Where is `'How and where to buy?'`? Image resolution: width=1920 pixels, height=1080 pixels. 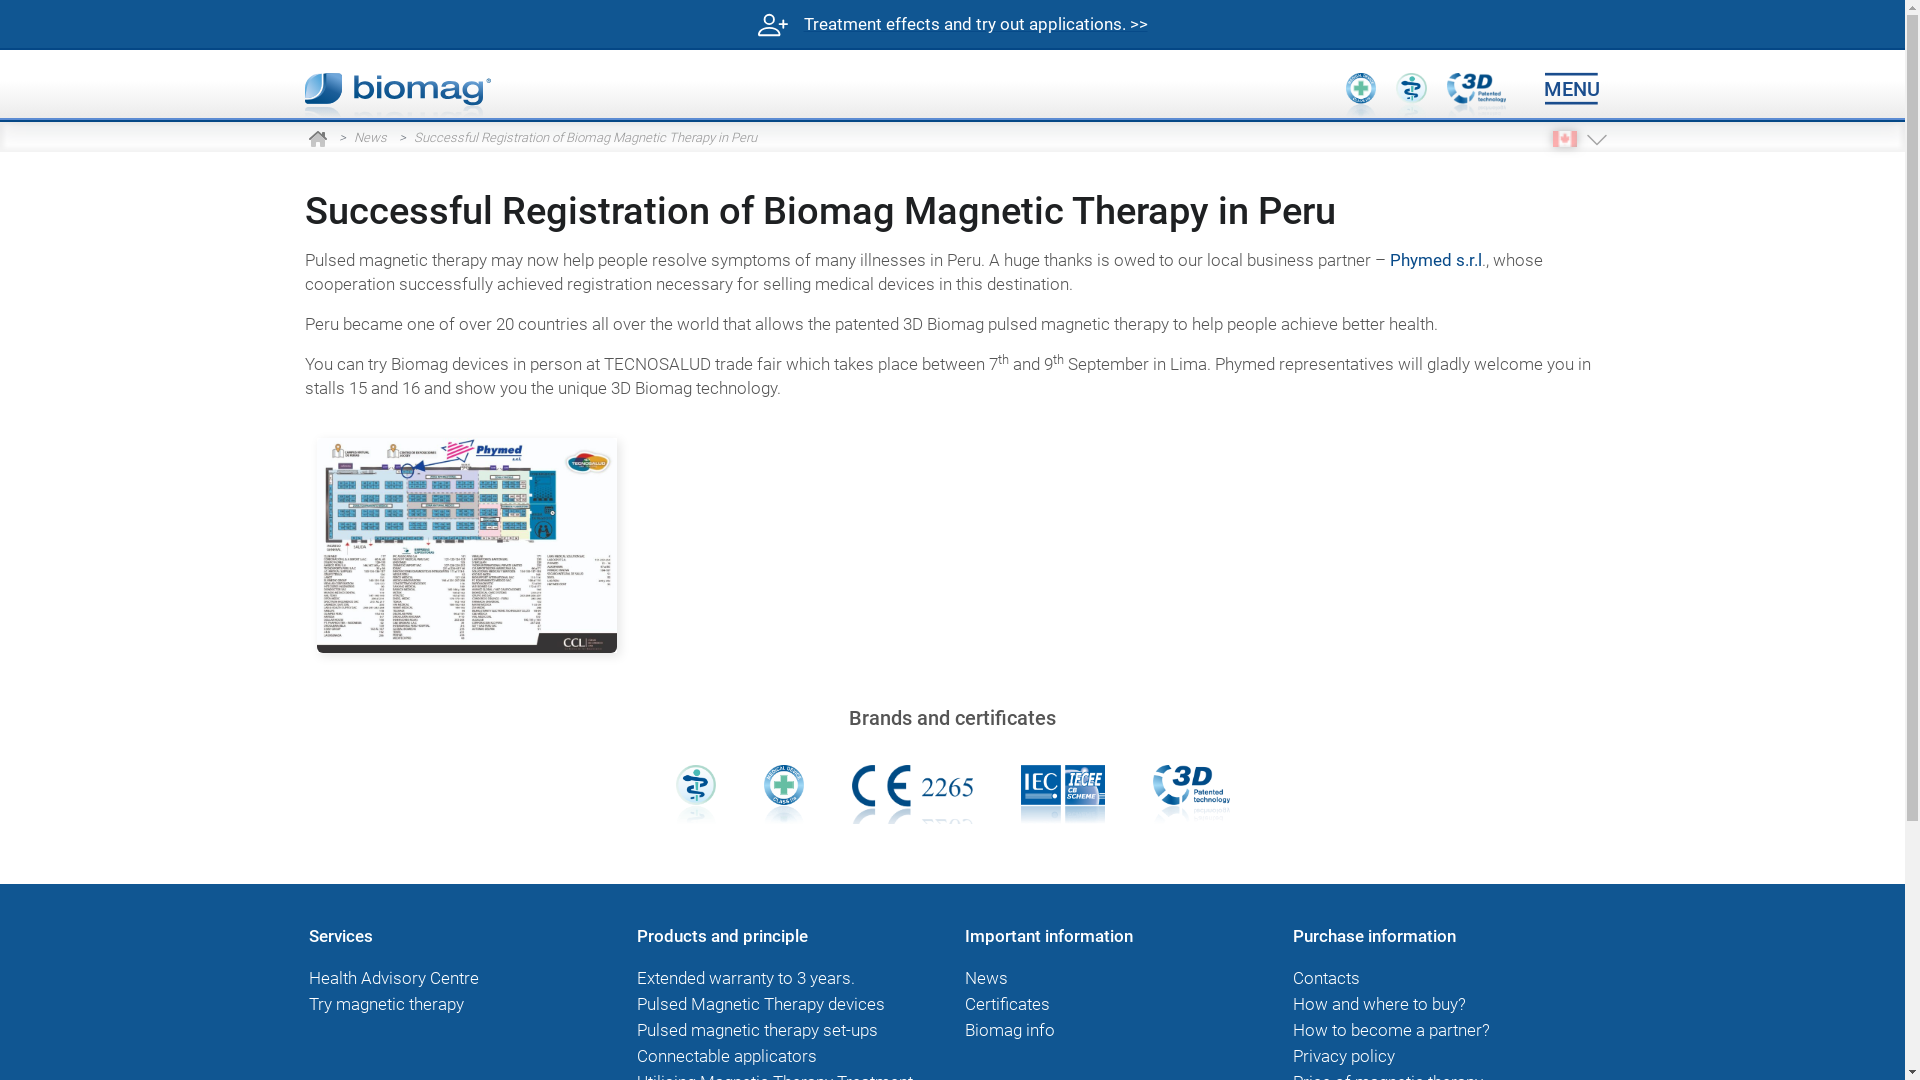
'How and where to buy?' is located at coordinates (1377, 1003).